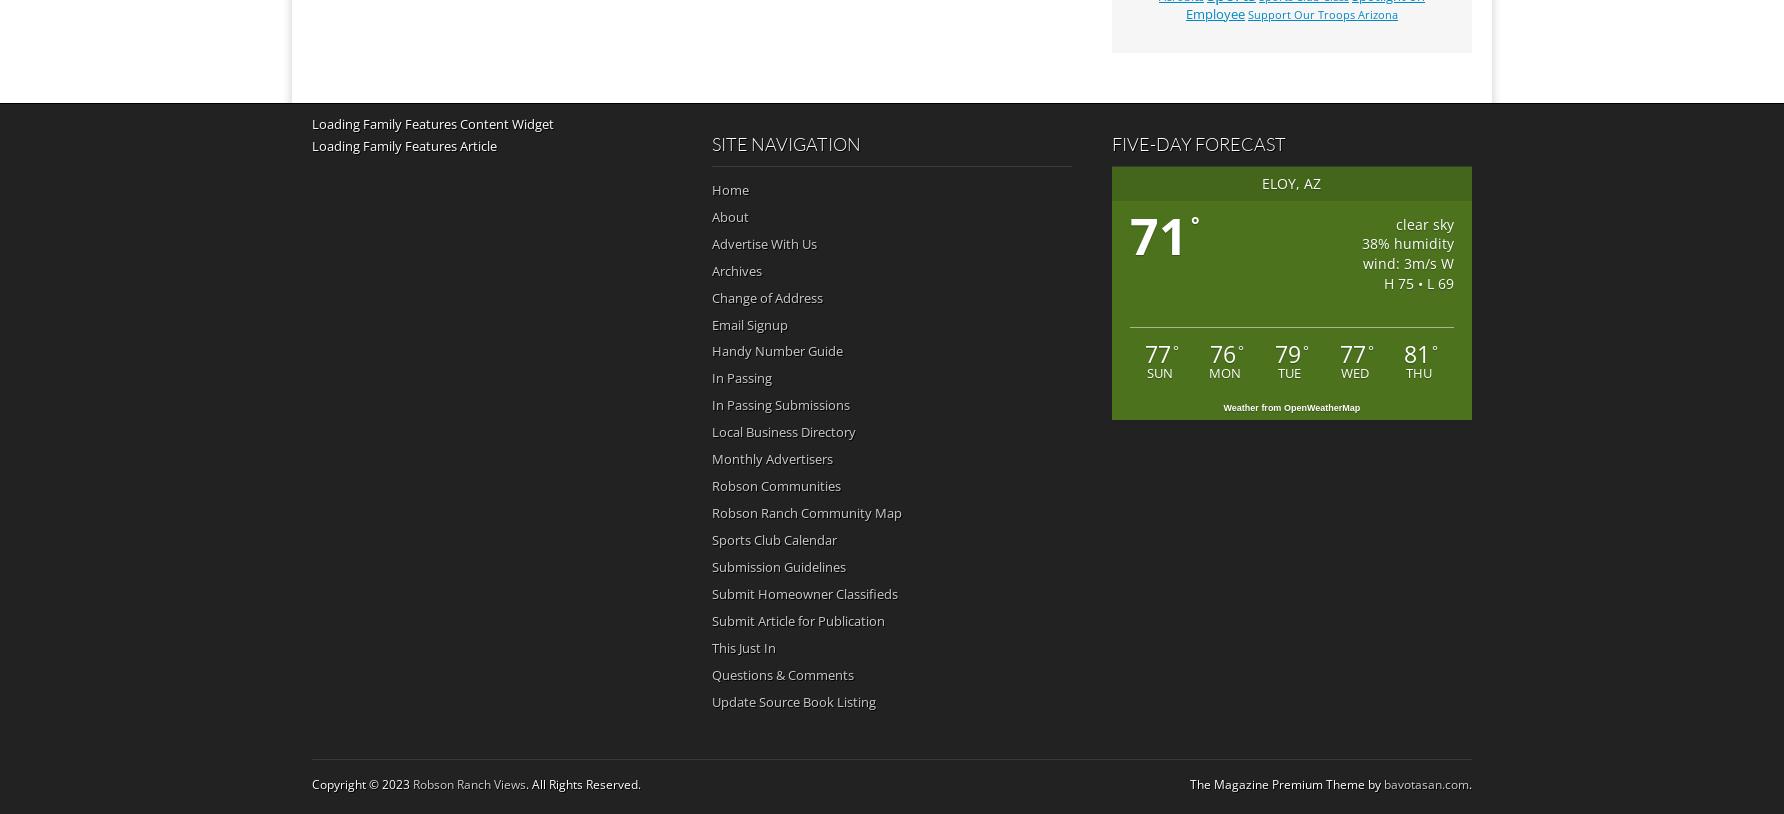 The image size is (1784, 814). I want to click on 'Weather from OpenWeatherMap', so click(1290, 407).